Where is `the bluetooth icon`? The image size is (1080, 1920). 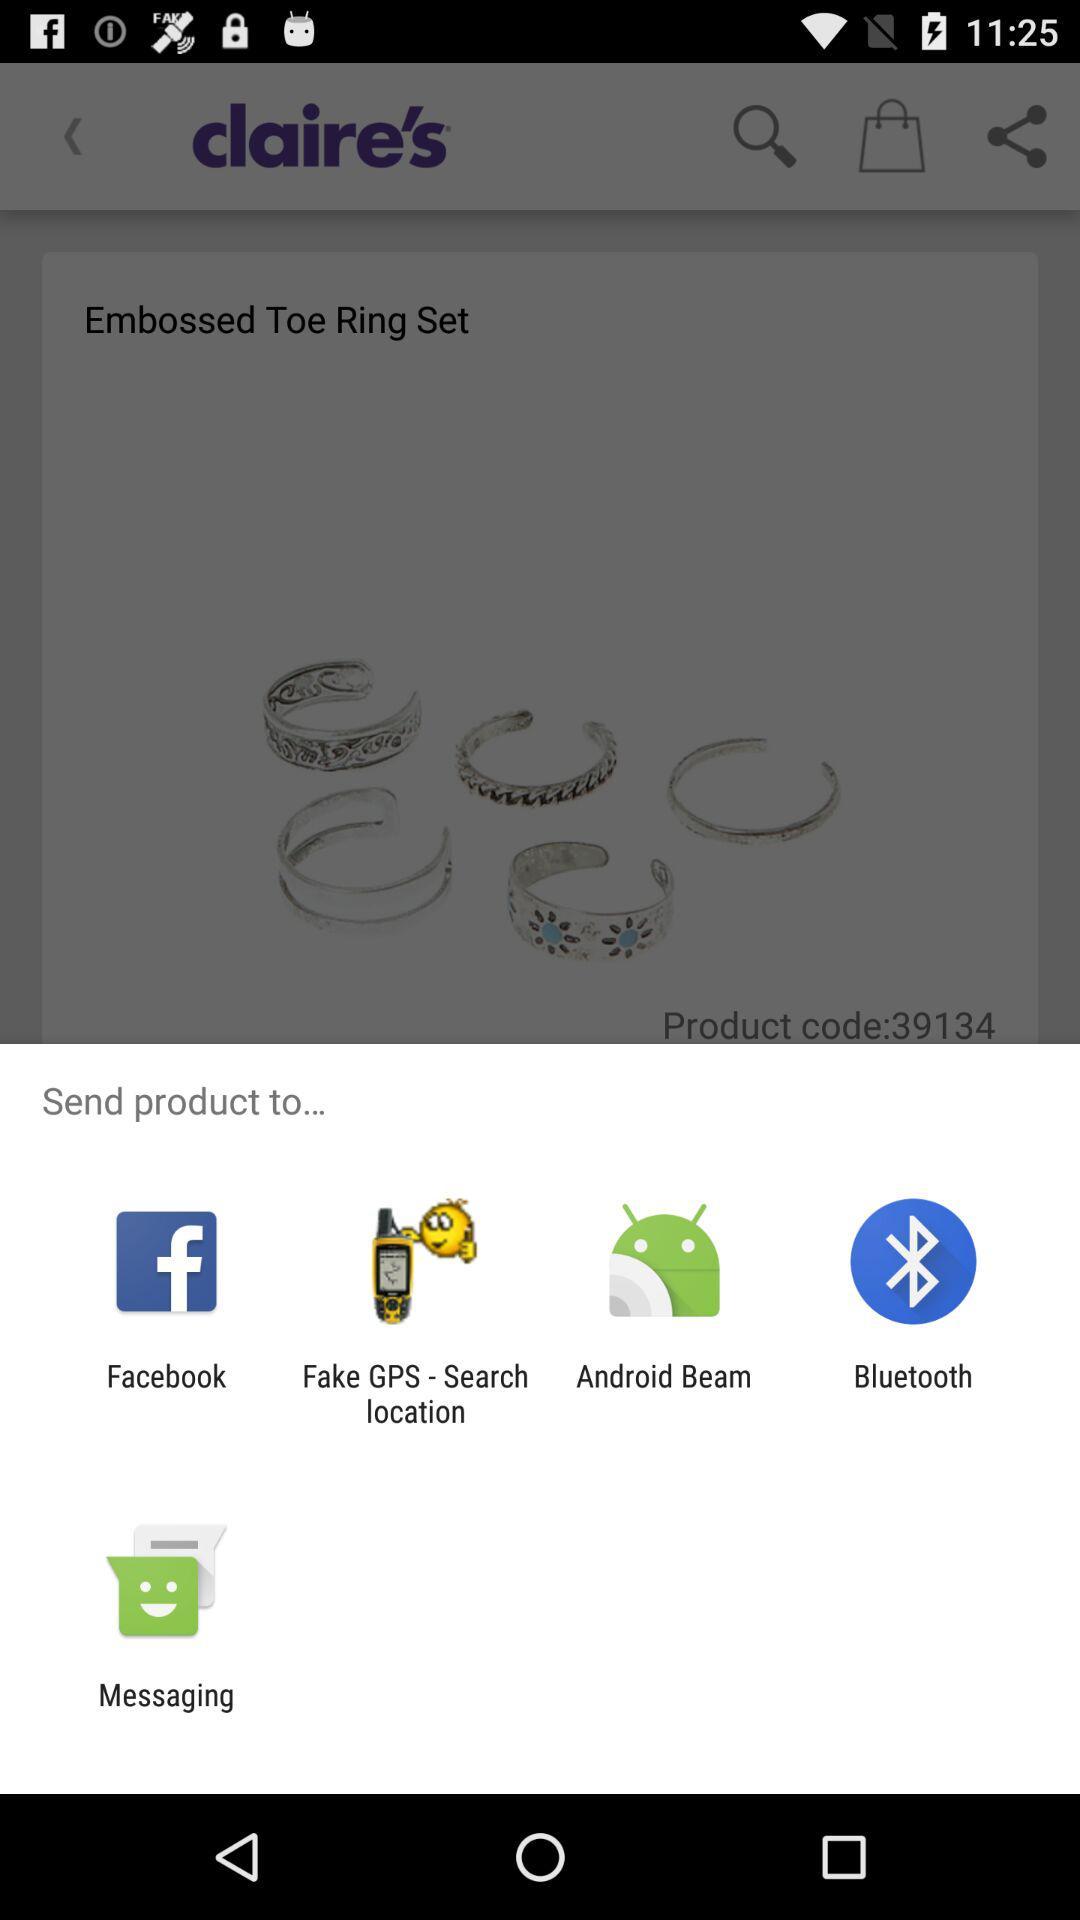
the bluetooth icon is located at coordinates (913, 1392).